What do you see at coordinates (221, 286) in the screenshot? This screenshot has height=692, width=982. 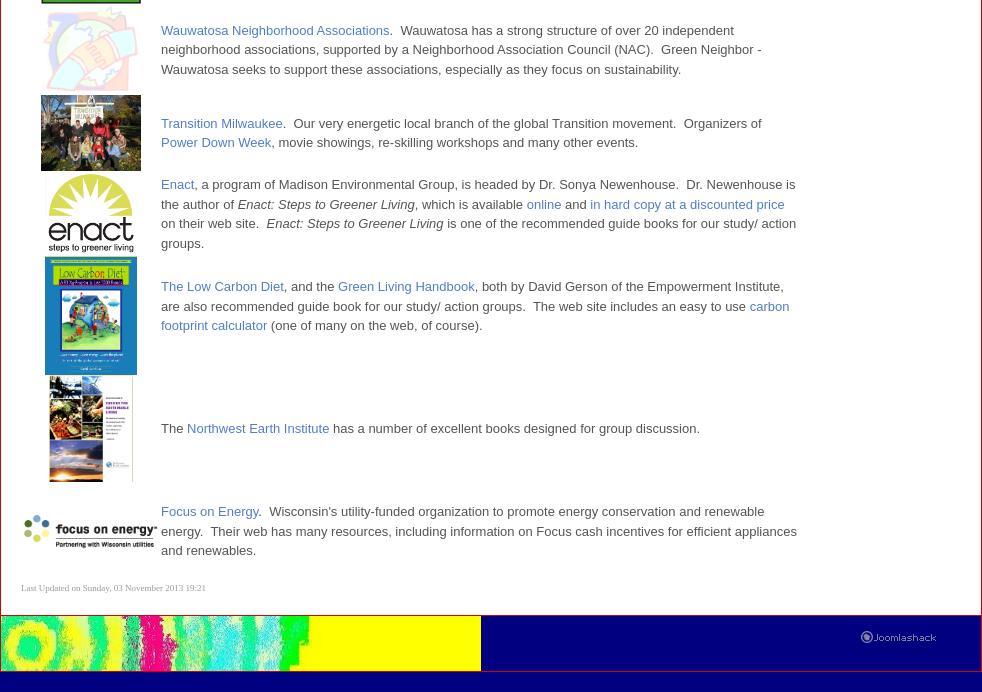 I see `'The Low Carbon Diet'` at bounding box center [221, 286].